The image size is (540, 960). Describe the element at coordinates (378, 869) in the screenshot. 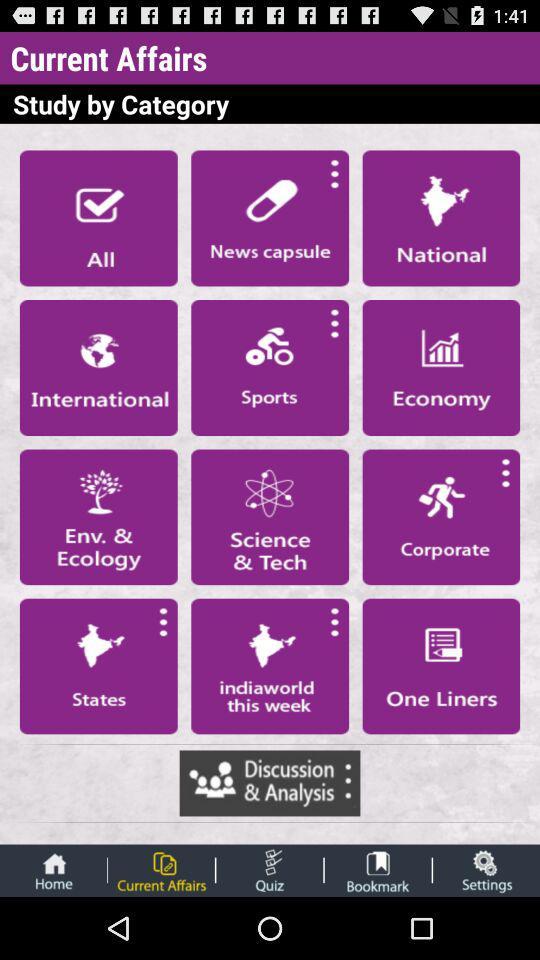

I see `bookmarks` at that location.